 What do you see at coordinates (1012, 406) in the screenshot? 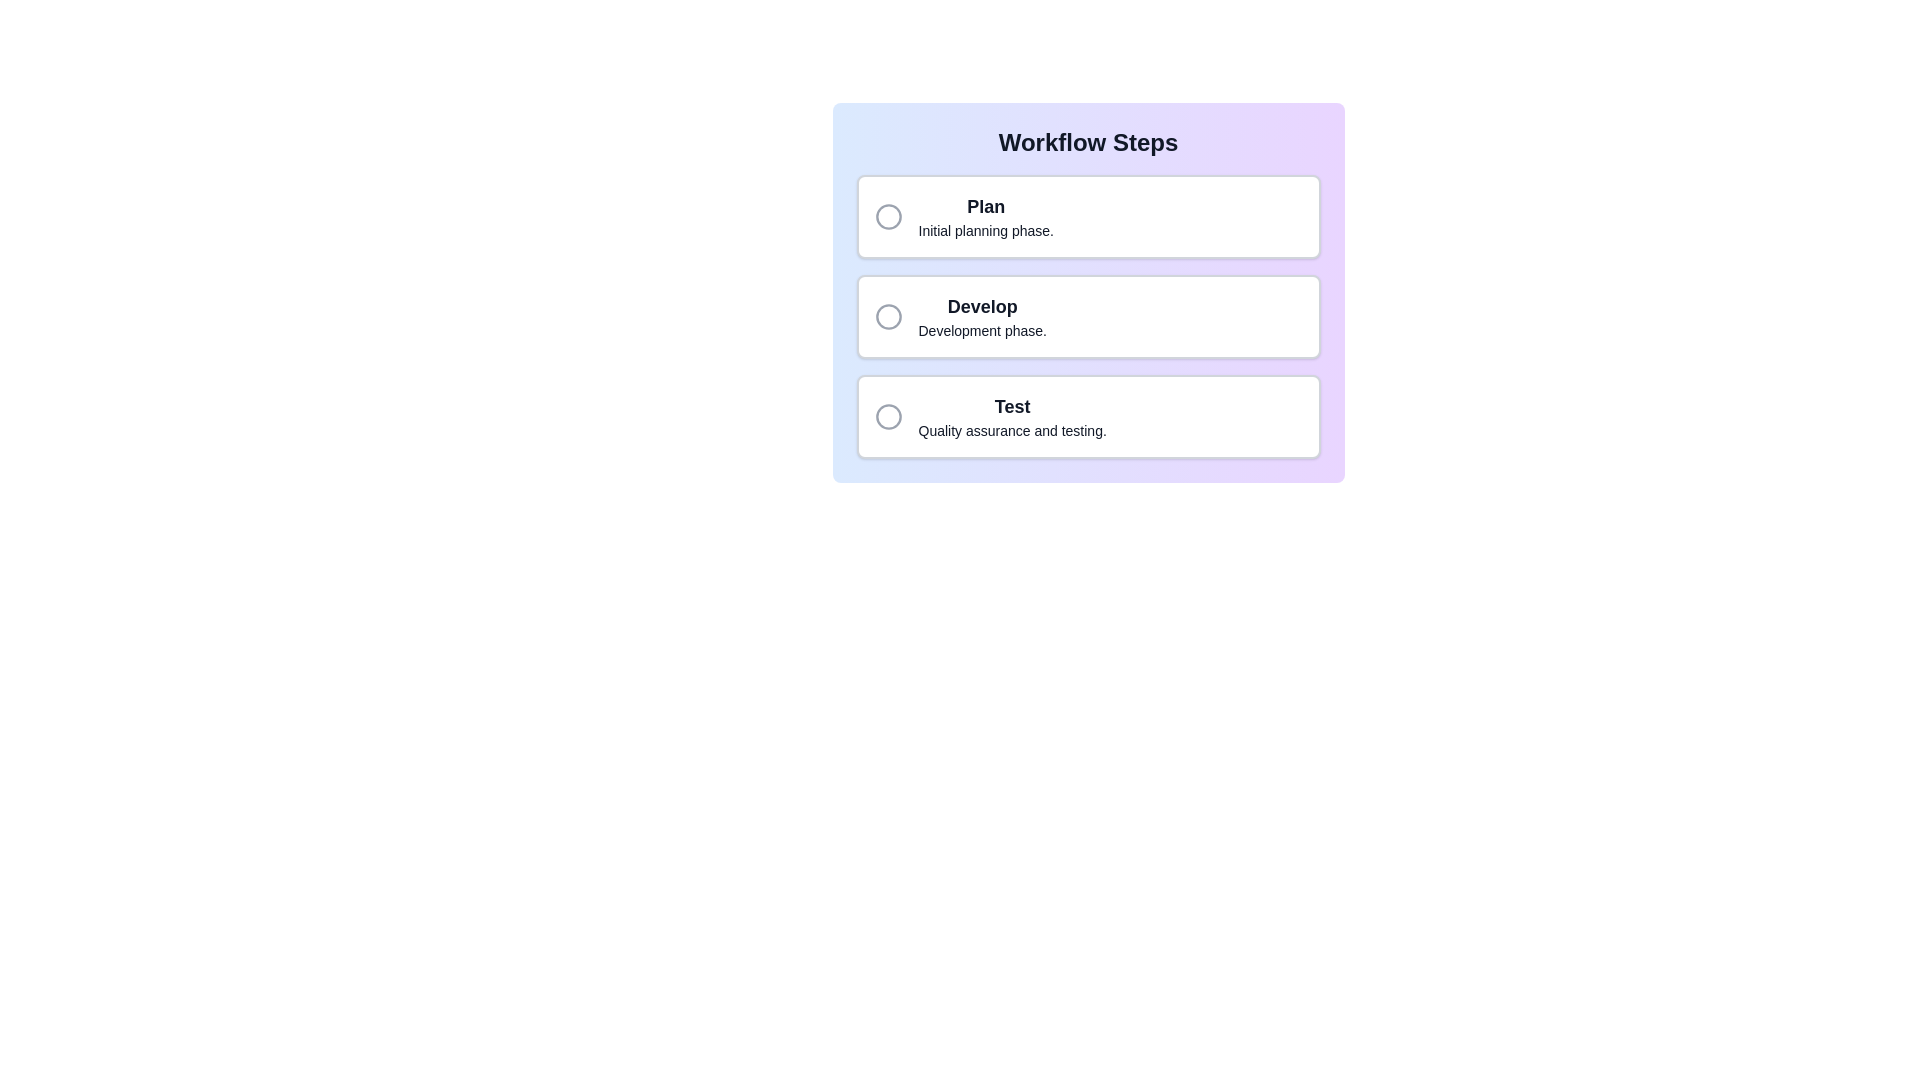
I see `the text label 'Test' which is styled in bold and located at the top of the third box under the header 'Workflow Steps'` at bounding box center [1012, 406].